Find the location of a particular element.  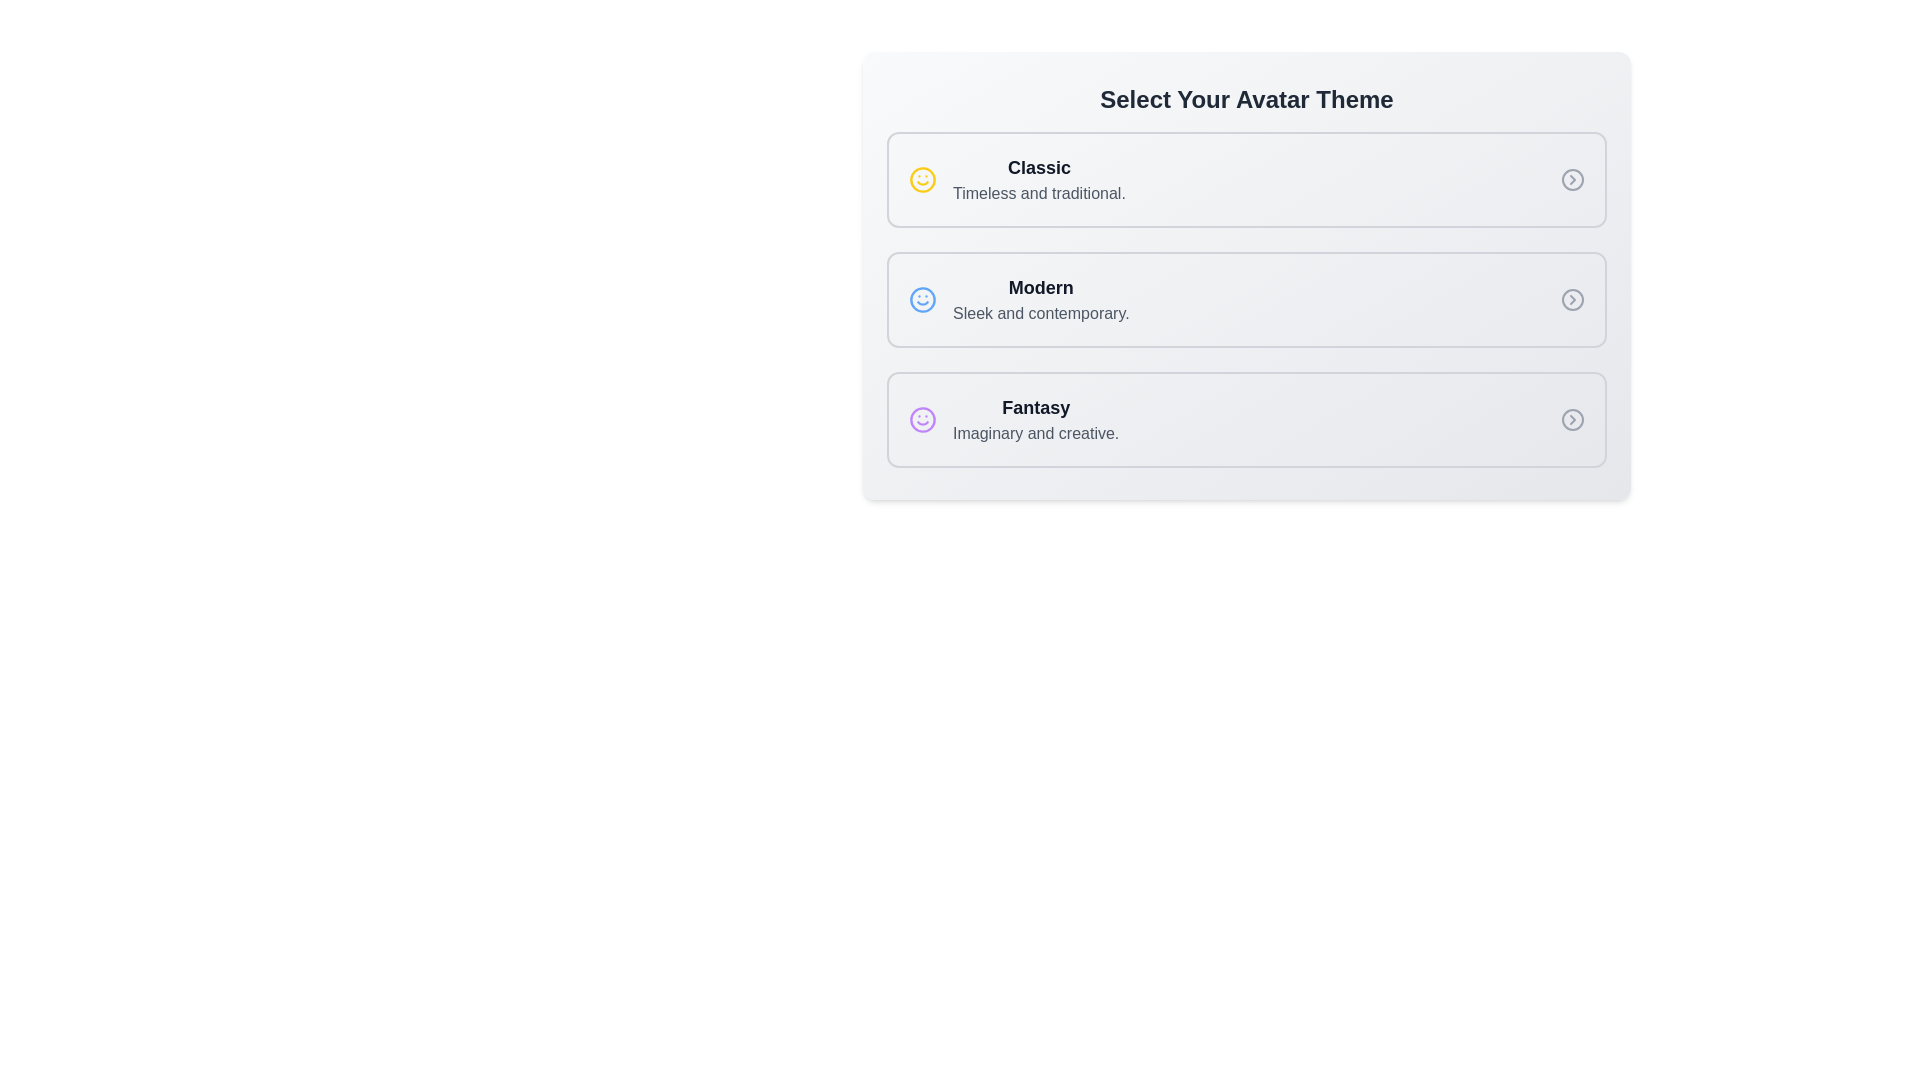

the circular purple icon with a smiling face, located to the left of the text 'Fantasy Imaginary and creative' is located at coordinates (921, 419).